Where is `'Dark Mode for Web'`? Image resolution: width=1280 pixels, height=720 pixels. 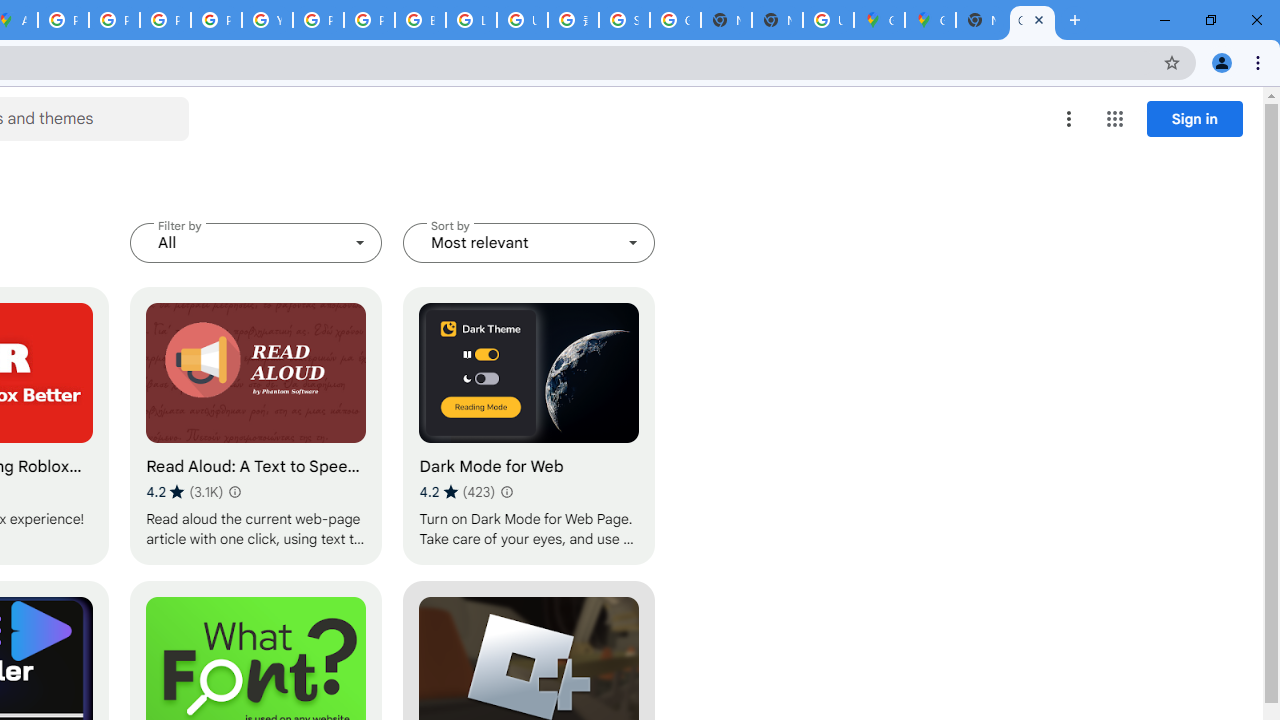 'Dark Mode for Web' is located at coordinates (529, 425).